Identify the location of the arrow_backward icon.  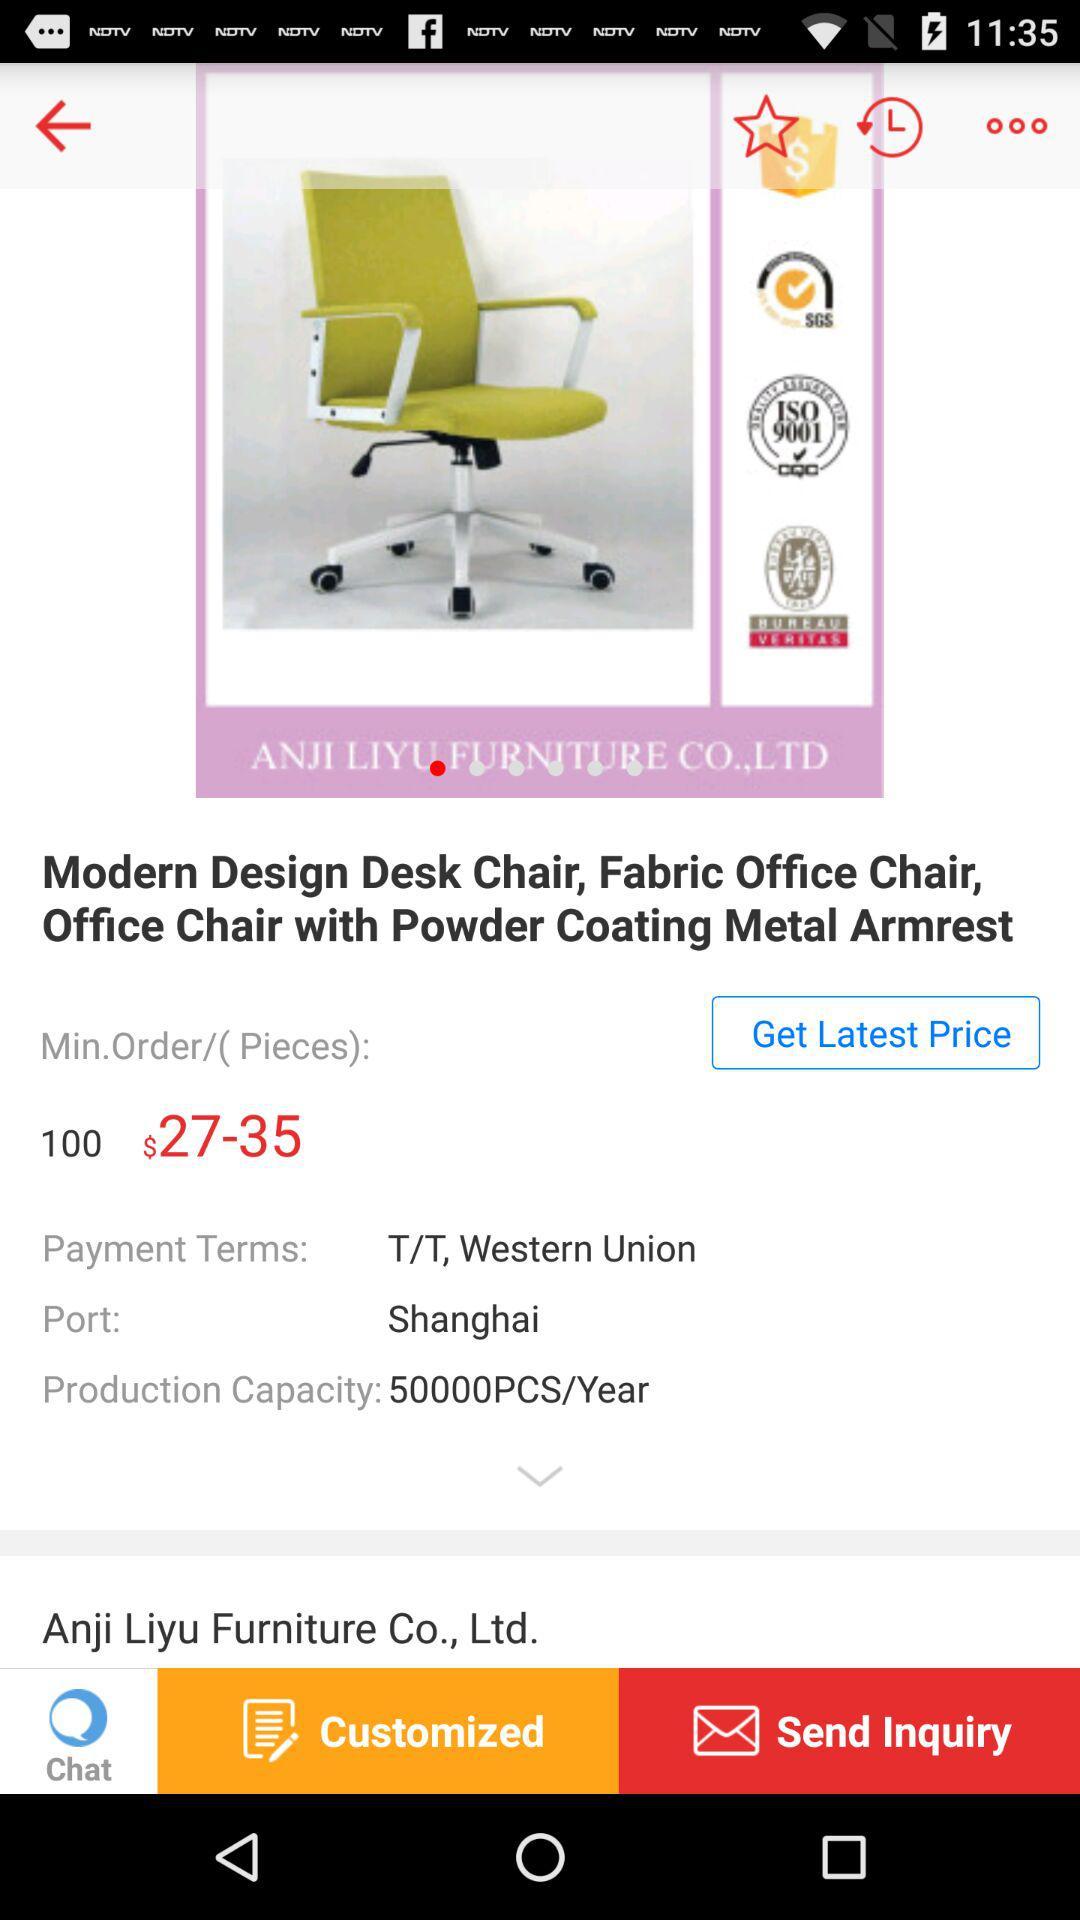
(61, 133).